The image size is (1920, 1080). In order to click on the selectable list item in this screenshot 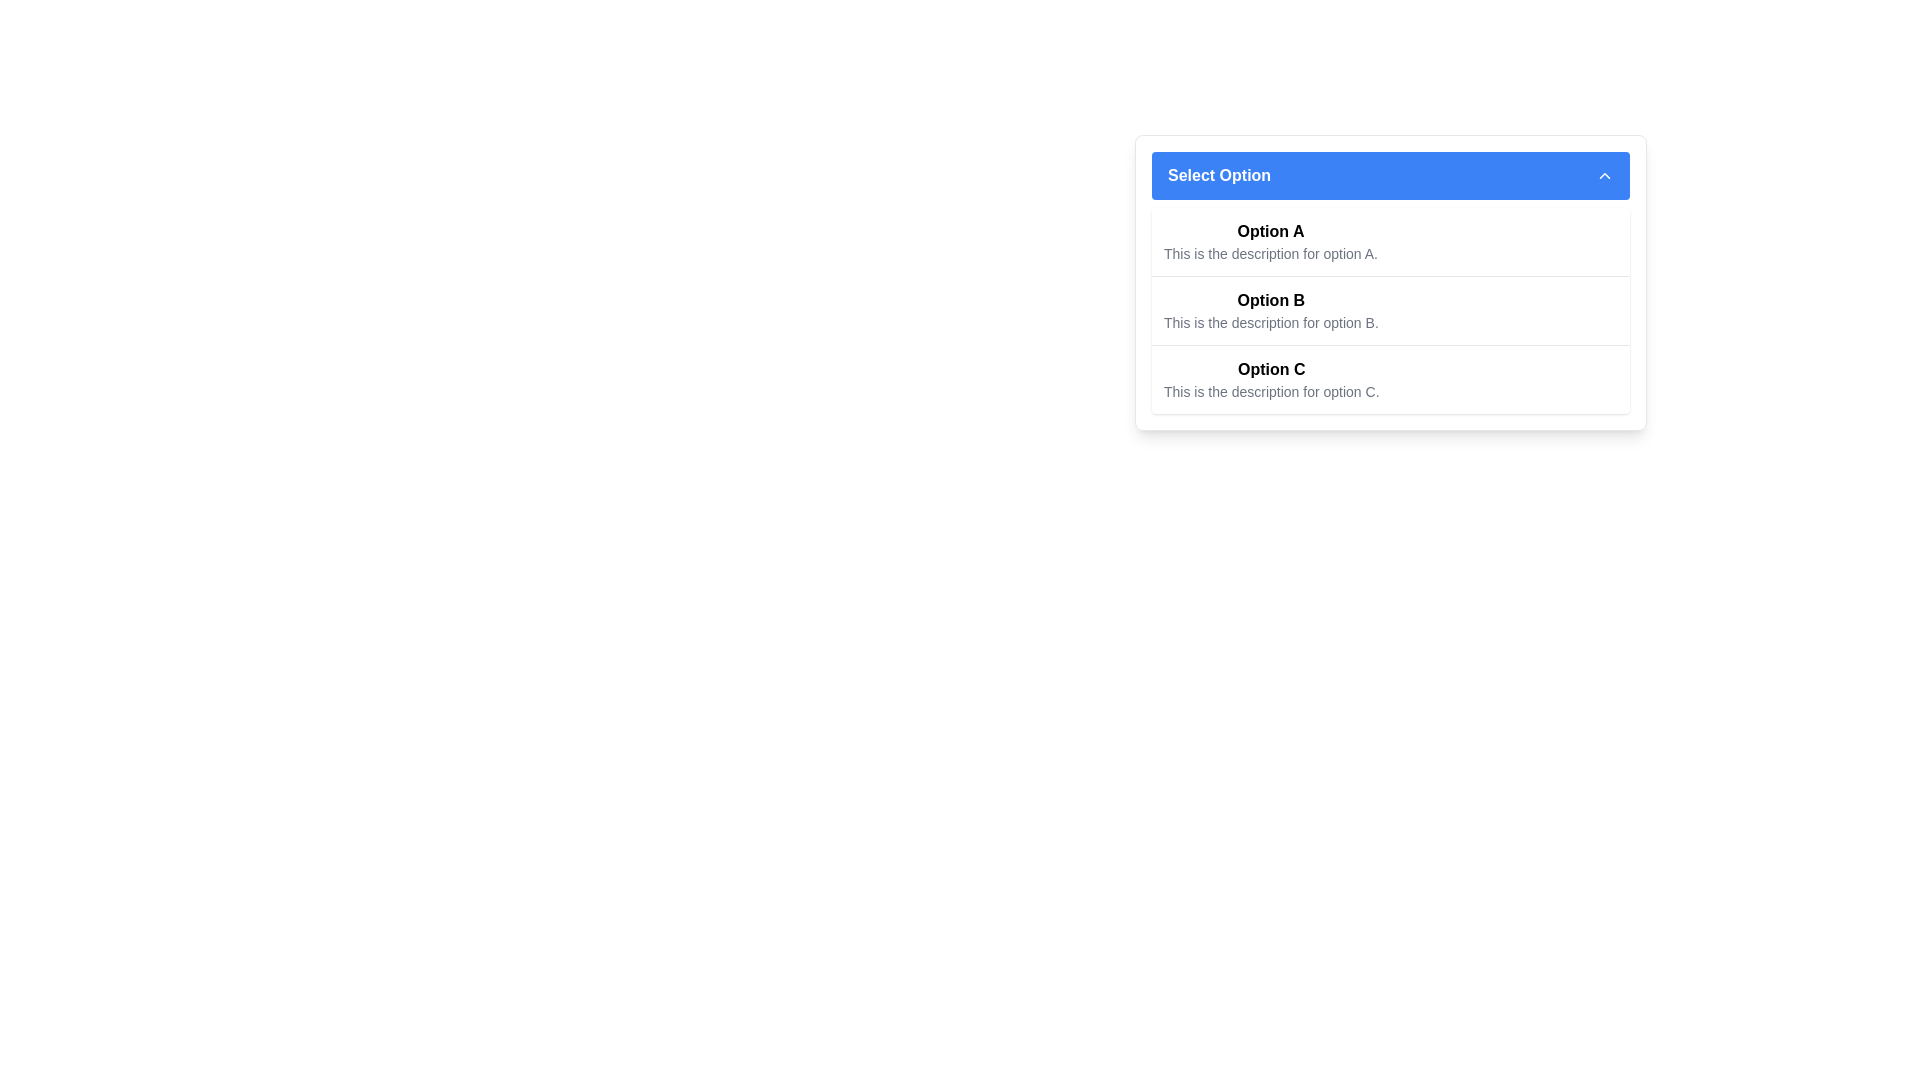, I will do `click(1390, 379)`.